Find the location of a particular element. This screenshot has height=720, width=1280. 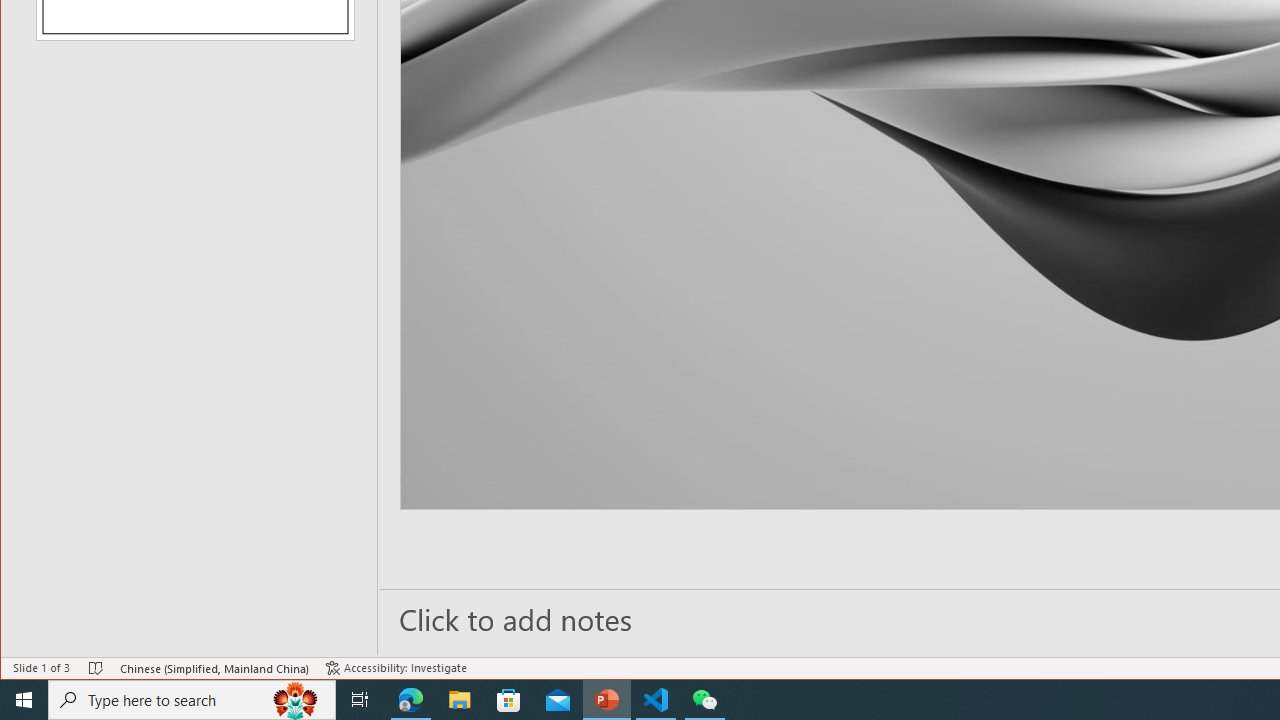

'Microsoft Edge - 1 running window' is located at coordinates (410, 698).